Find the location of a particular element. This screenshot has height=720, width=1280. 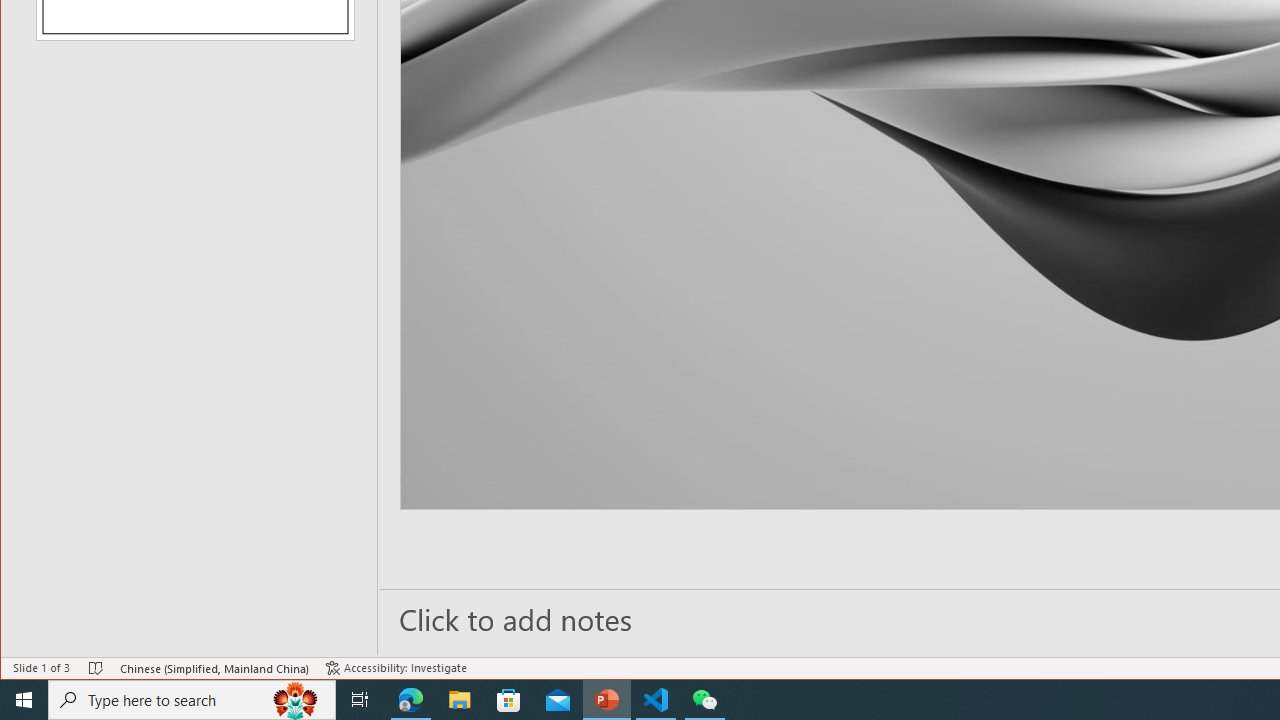

'Microsoft Edge - 1 running window' is located at coordinates (410, 698).